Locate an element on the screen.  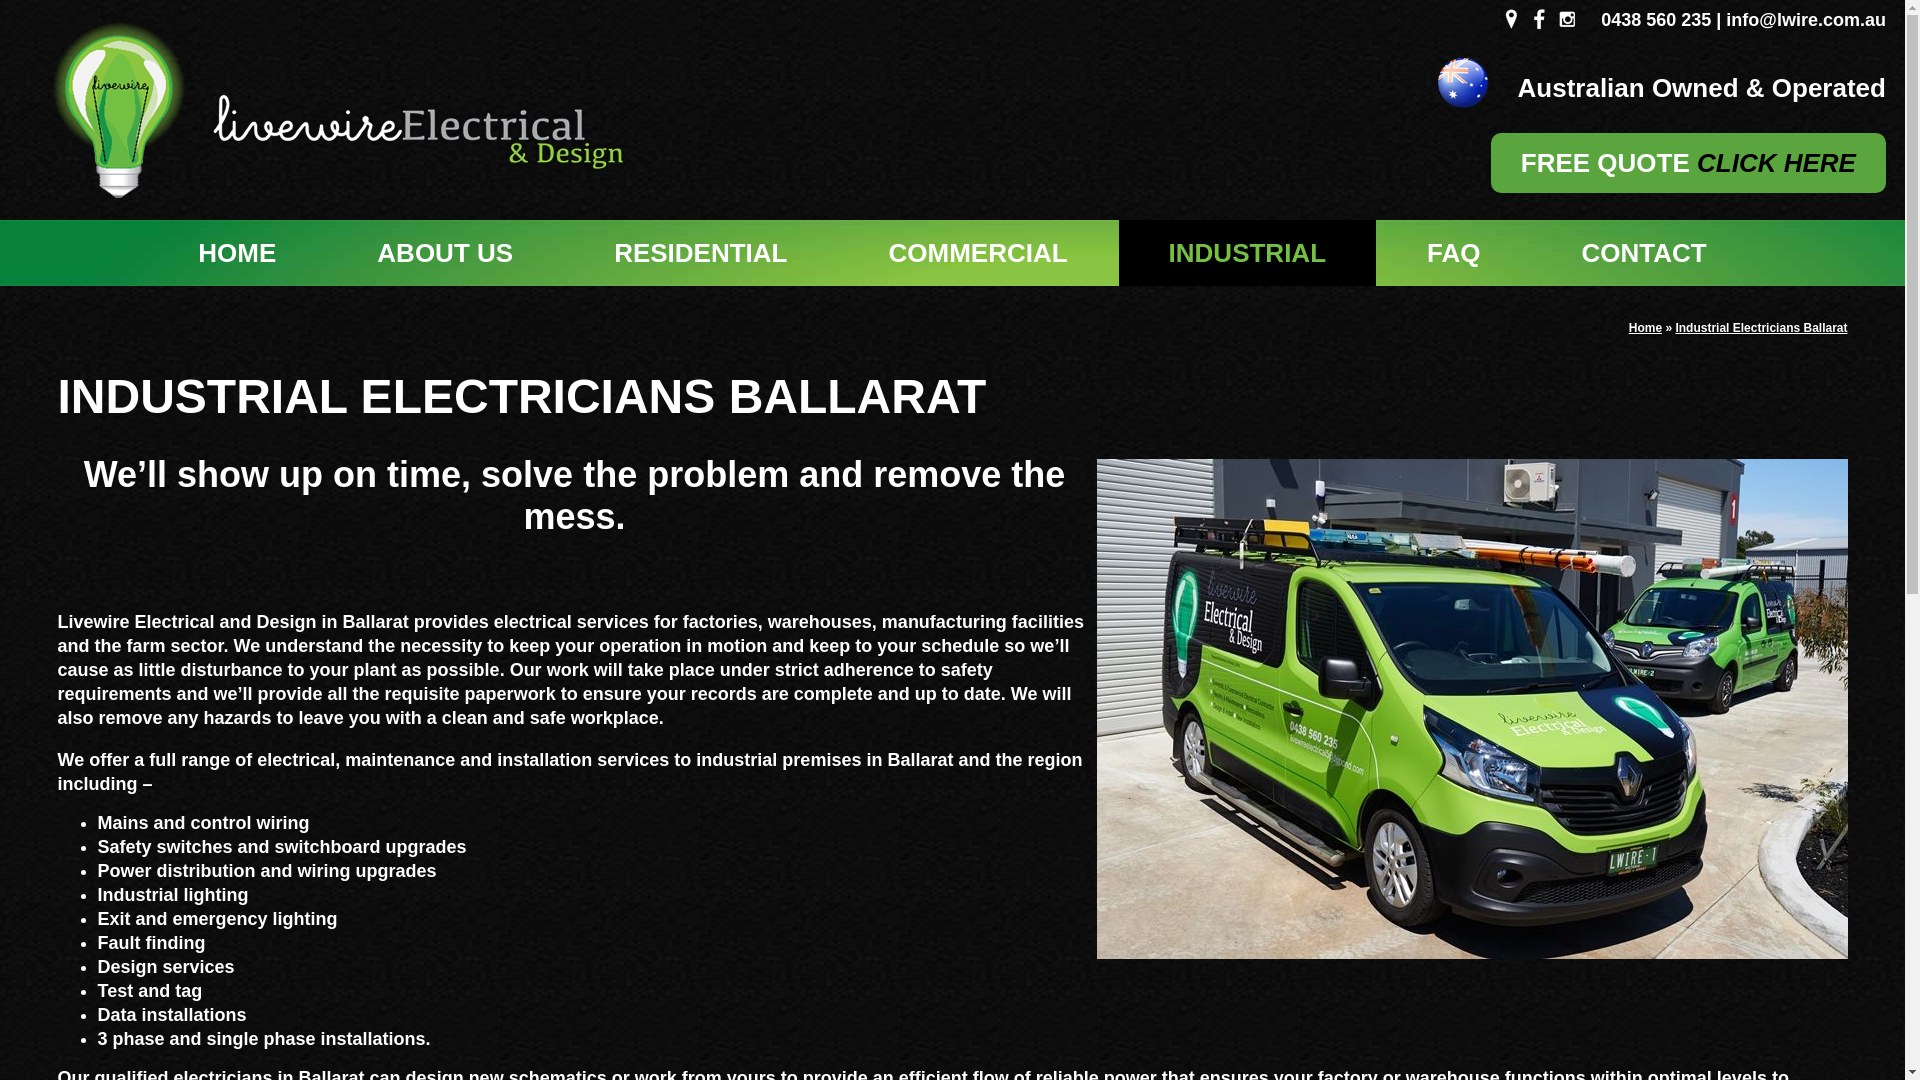
'INDUSTRIAL' is located at coordinates (1246, 252).